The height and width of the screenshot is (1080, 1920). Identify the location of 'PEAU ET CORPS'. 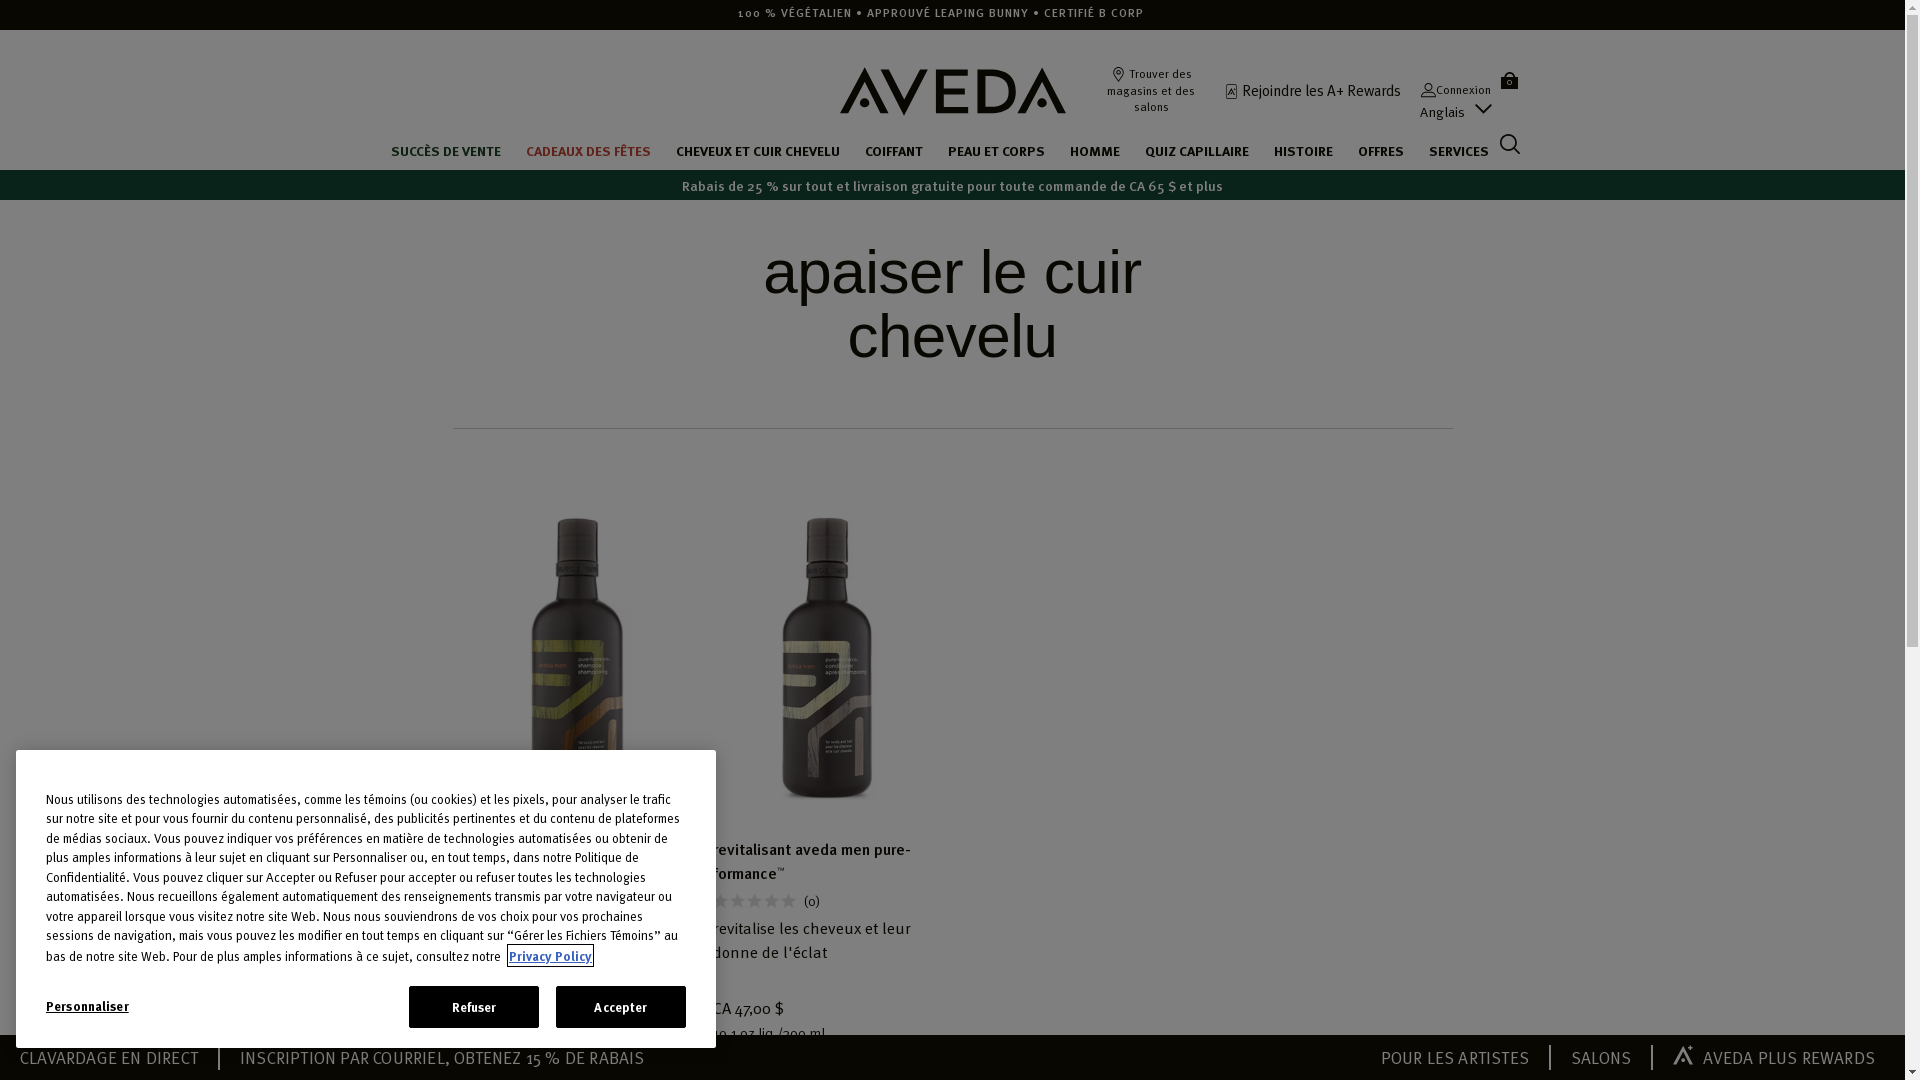
(996, 149).